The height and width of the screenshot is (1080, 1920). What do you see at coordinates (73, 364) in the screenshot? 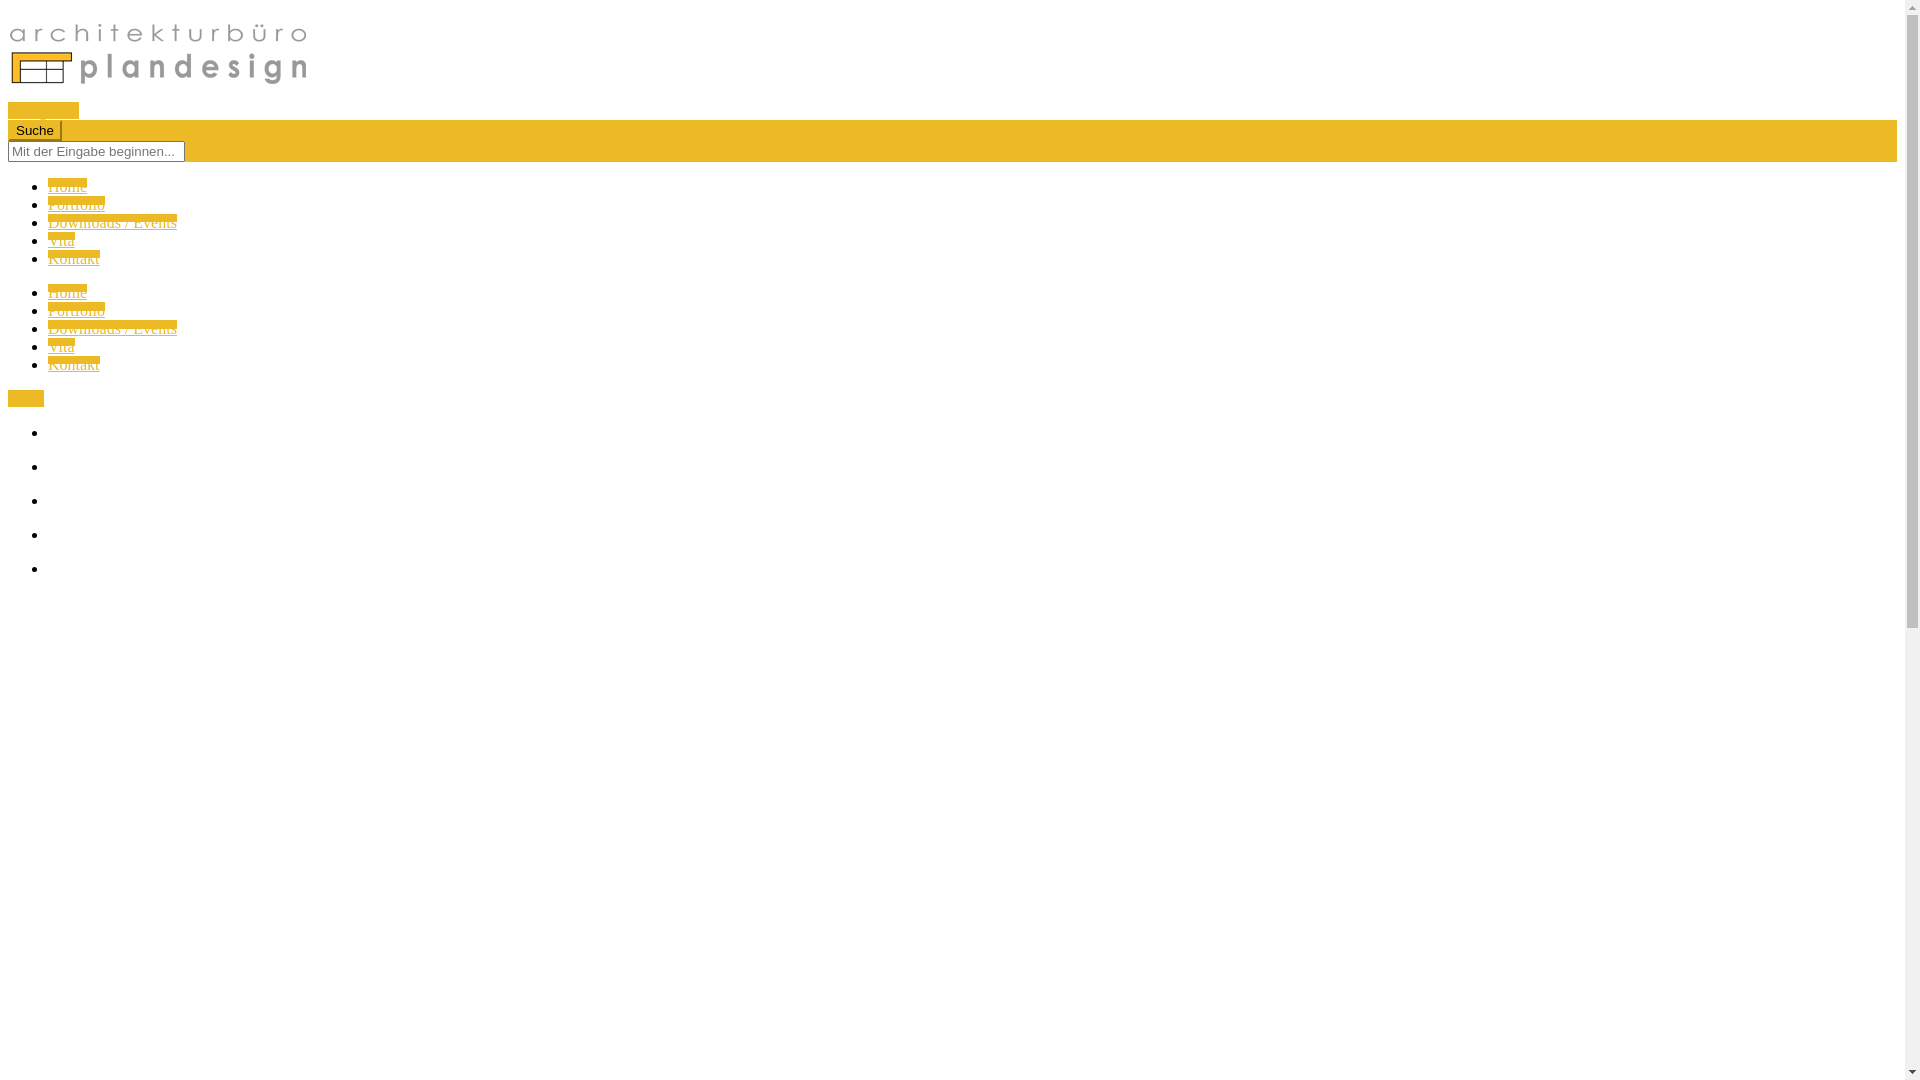
I see `'Kontakt'` at bounding box center [73, 364].